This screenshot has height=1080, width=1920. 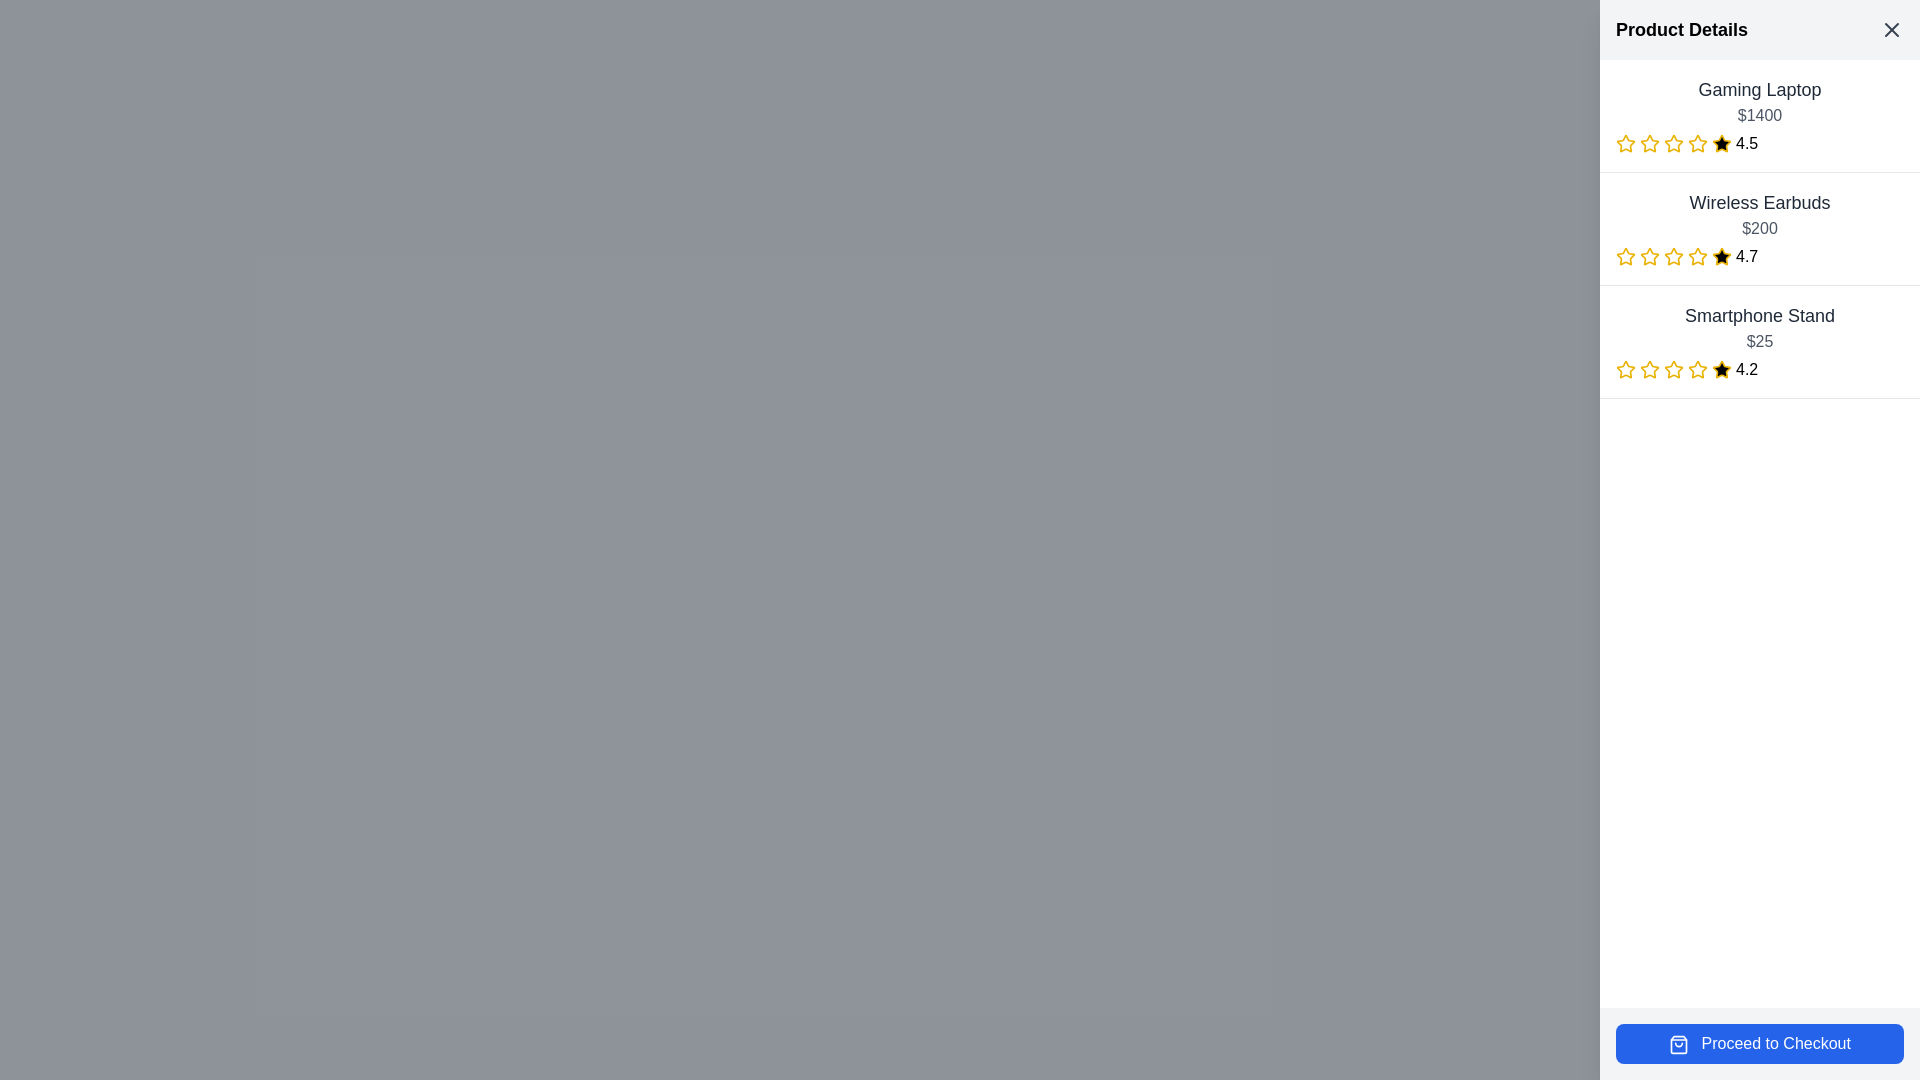 I want to click on the first yellow star icon in the star rating row under the 'Gaming Laptop' label in the 'Product Details' section to interact with it, so click(x=1626, y=142).